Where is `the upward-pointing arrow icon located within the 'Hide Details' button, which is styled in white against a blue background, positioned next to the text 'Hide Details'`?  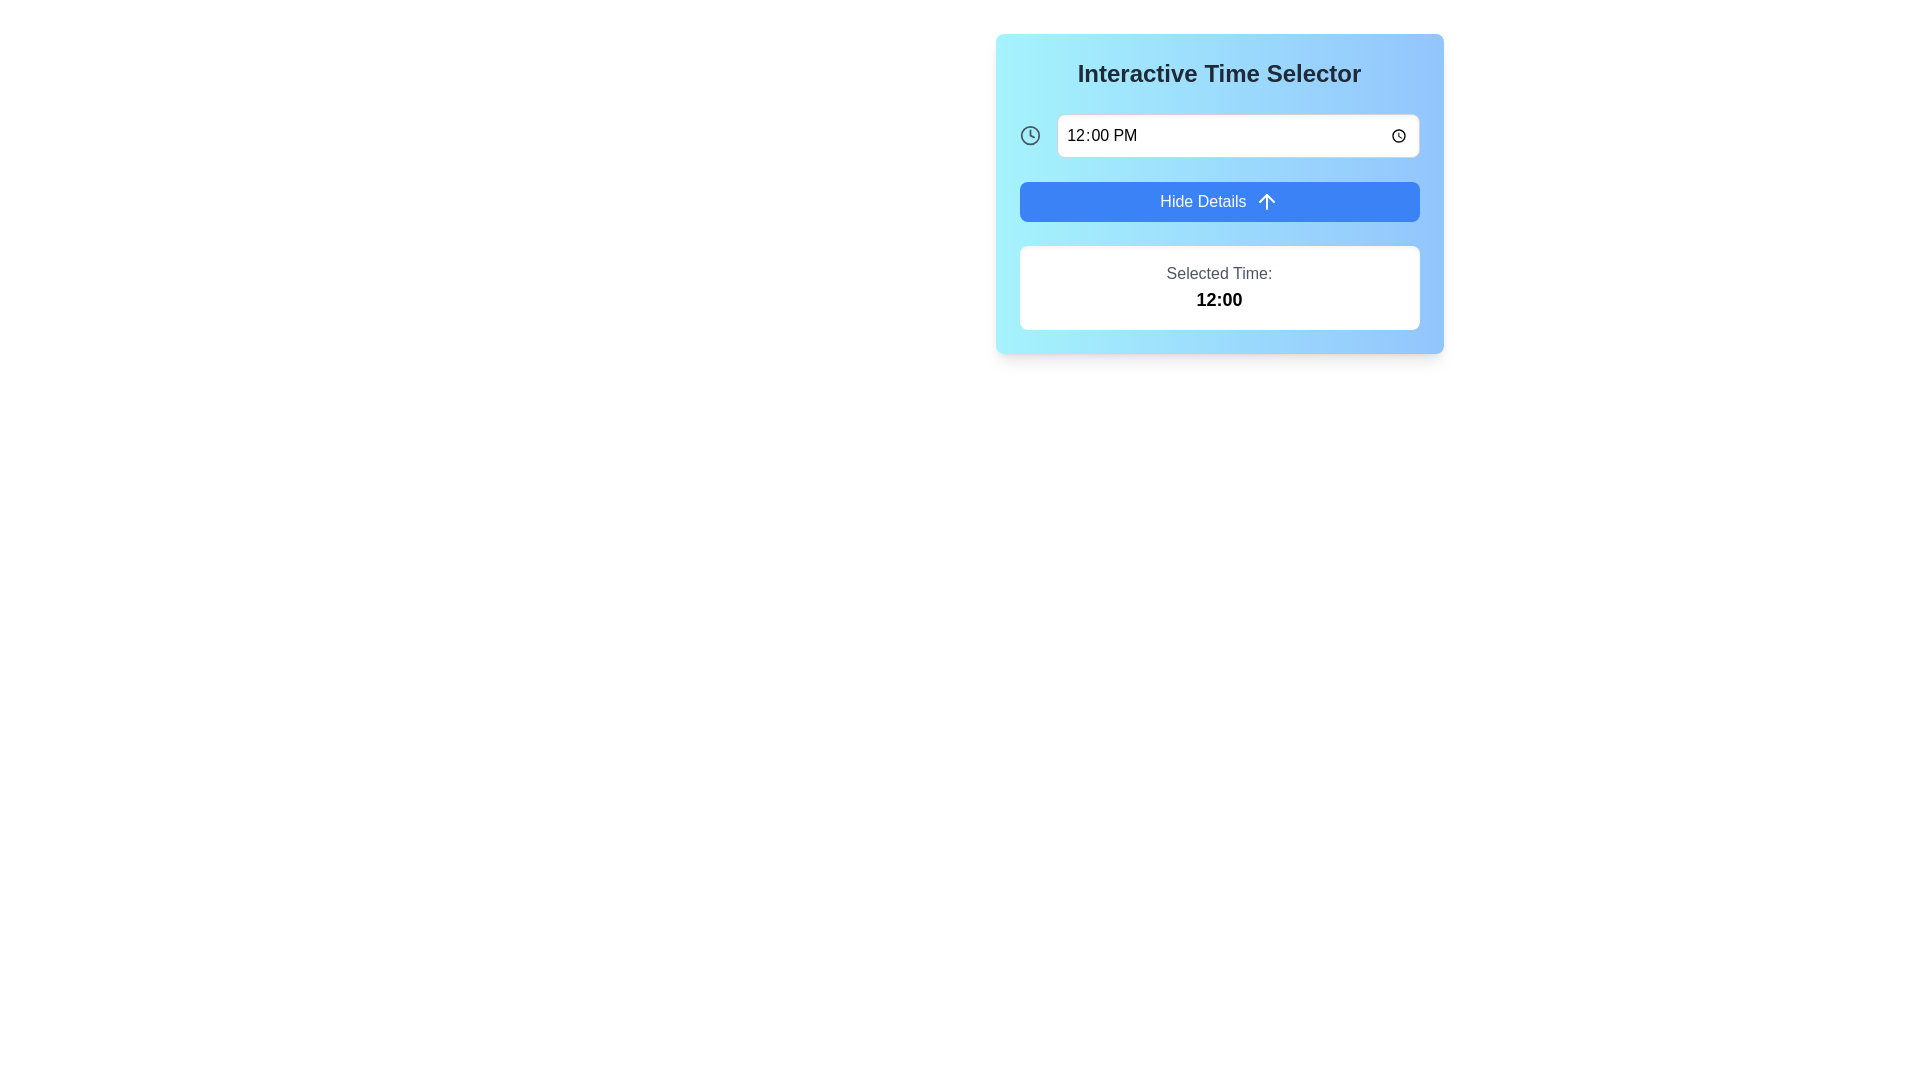 the upward-pointing arrow icon located within the 'Hide Details' button, which is styled in white against a blue background, positioned next to the text 'Hide Details' is located at coordinates (1265, 201).